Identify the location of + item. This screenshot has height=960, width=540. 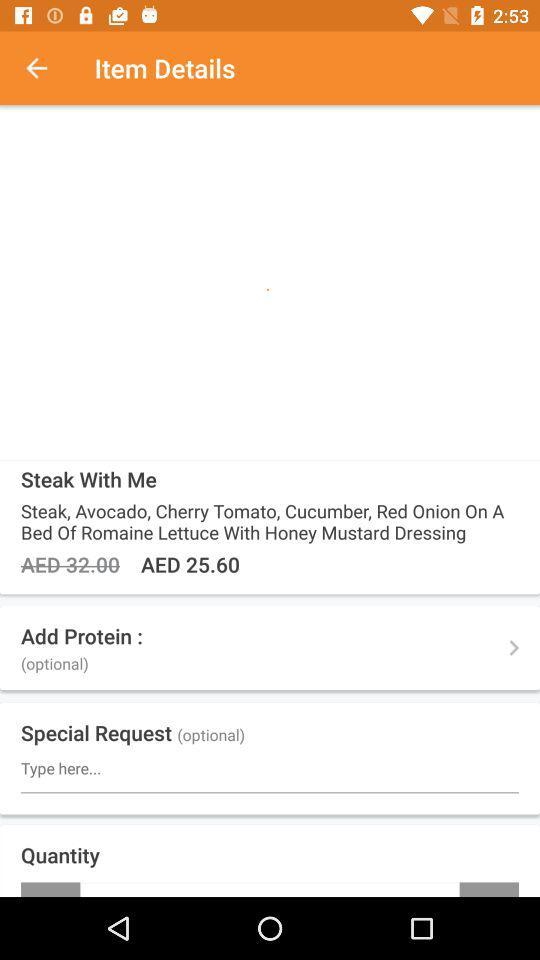
(488, 888).